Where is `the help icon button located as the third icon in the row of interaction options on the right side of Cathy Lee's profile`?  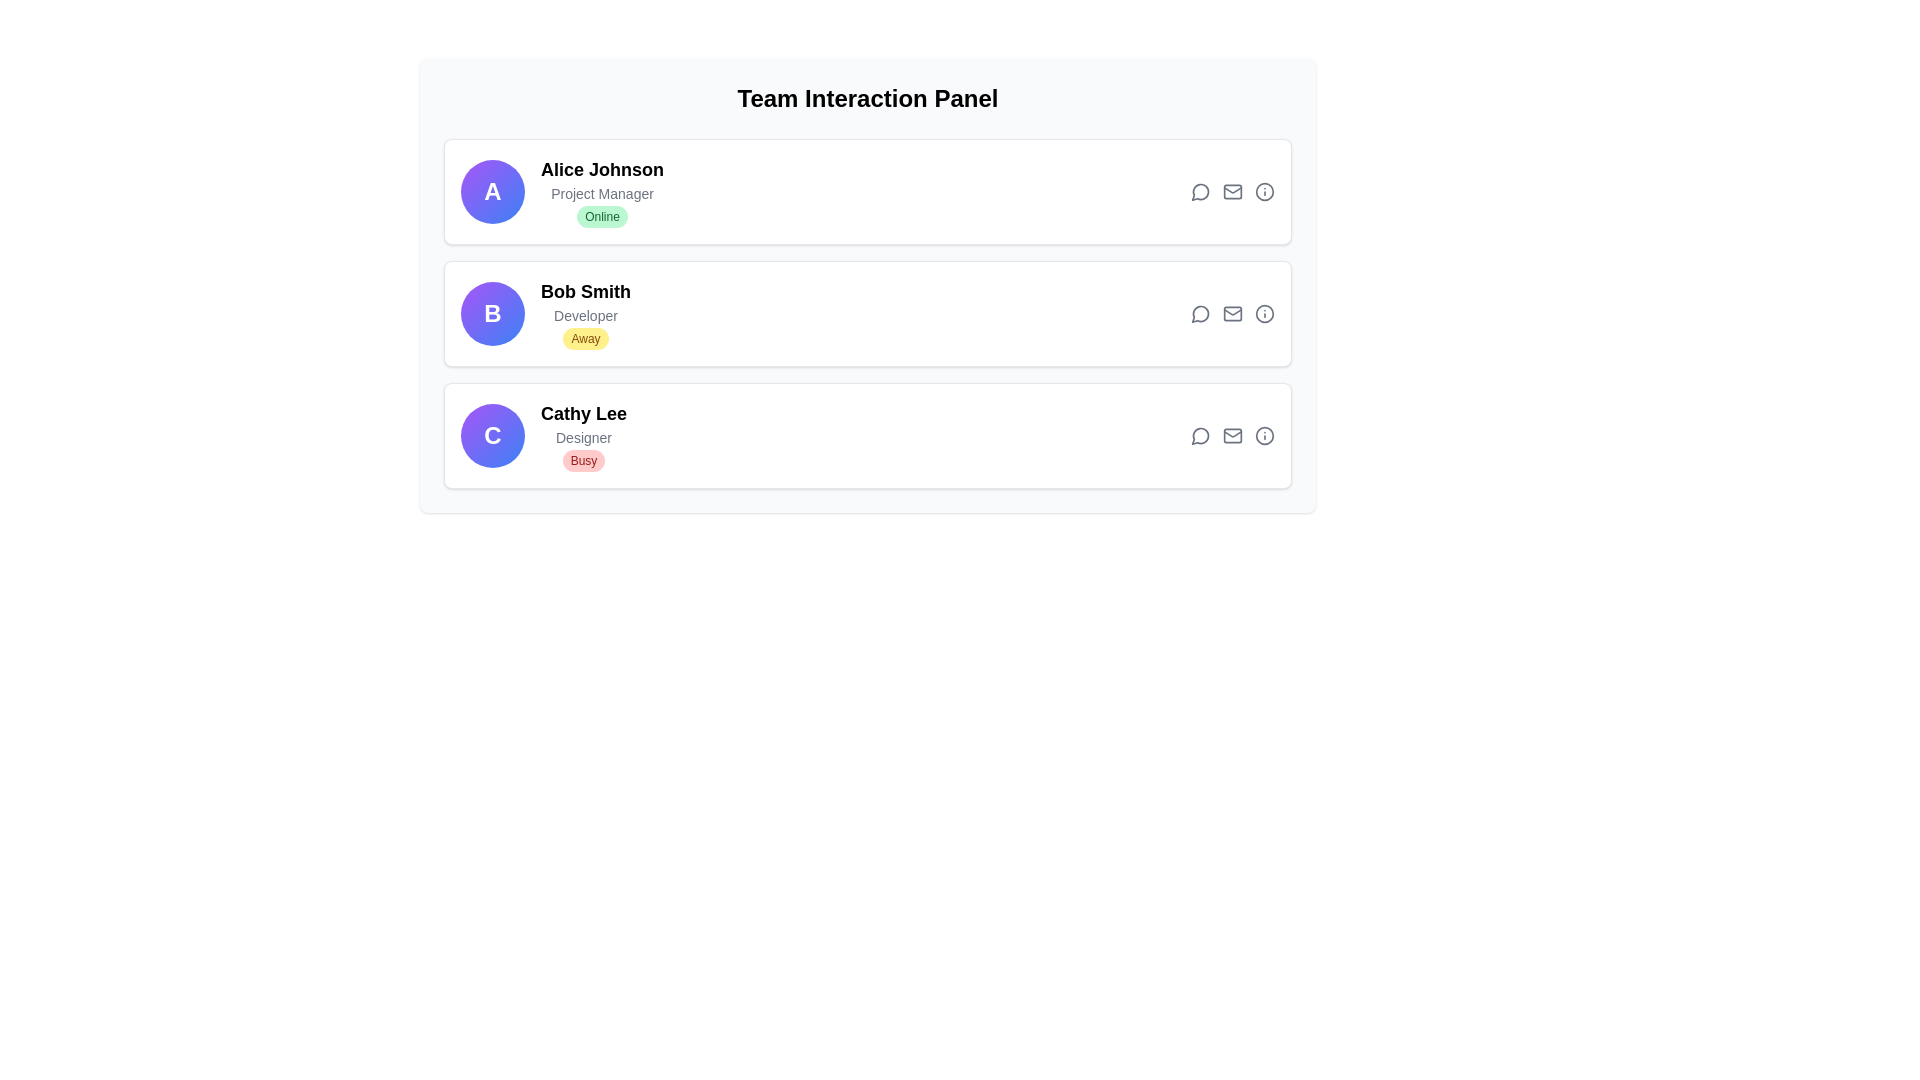
the help icon button located as the third icon in the row of interaction options on the right side of Cathy Lee's profile is located at coordinates (1264, 434).